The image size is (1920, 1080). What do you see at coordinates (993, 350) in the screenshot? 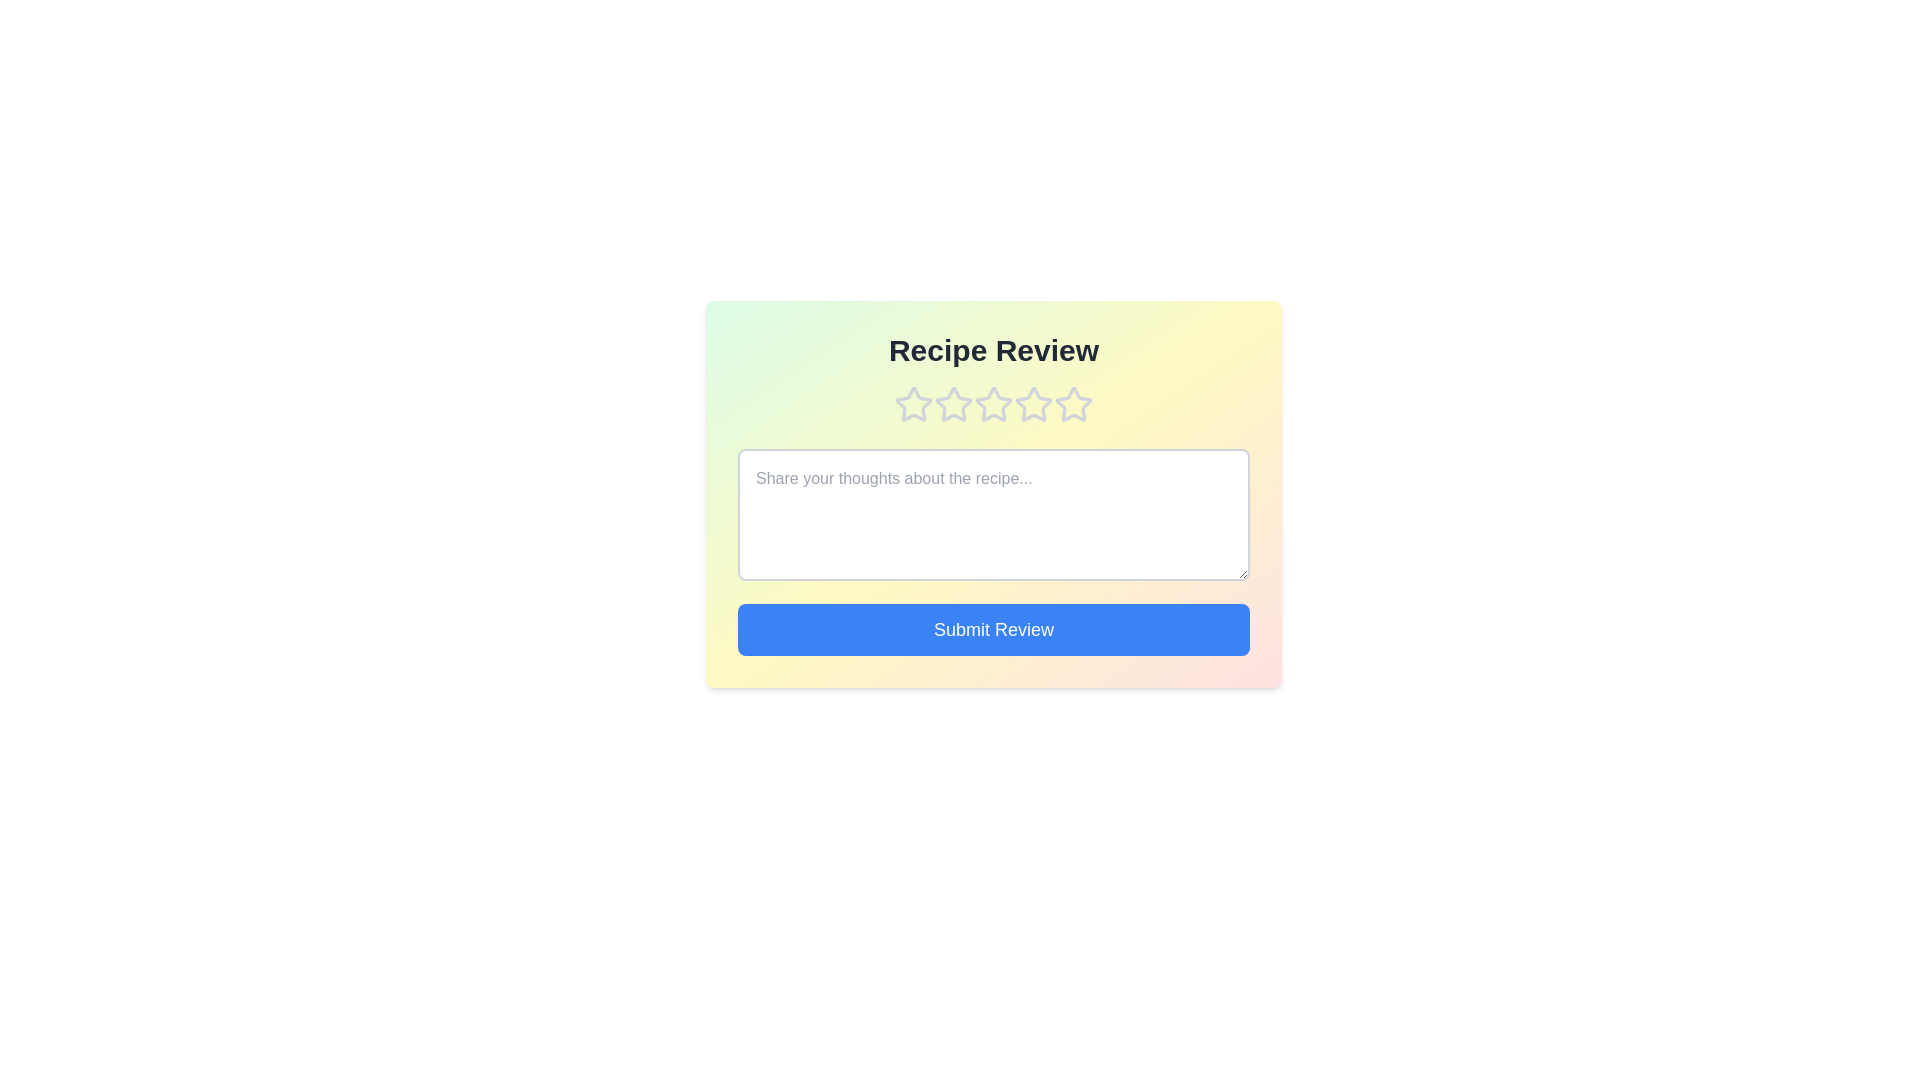
I see `the title 'Recipe Review' and extract its text` at bounding box center [993, 350].